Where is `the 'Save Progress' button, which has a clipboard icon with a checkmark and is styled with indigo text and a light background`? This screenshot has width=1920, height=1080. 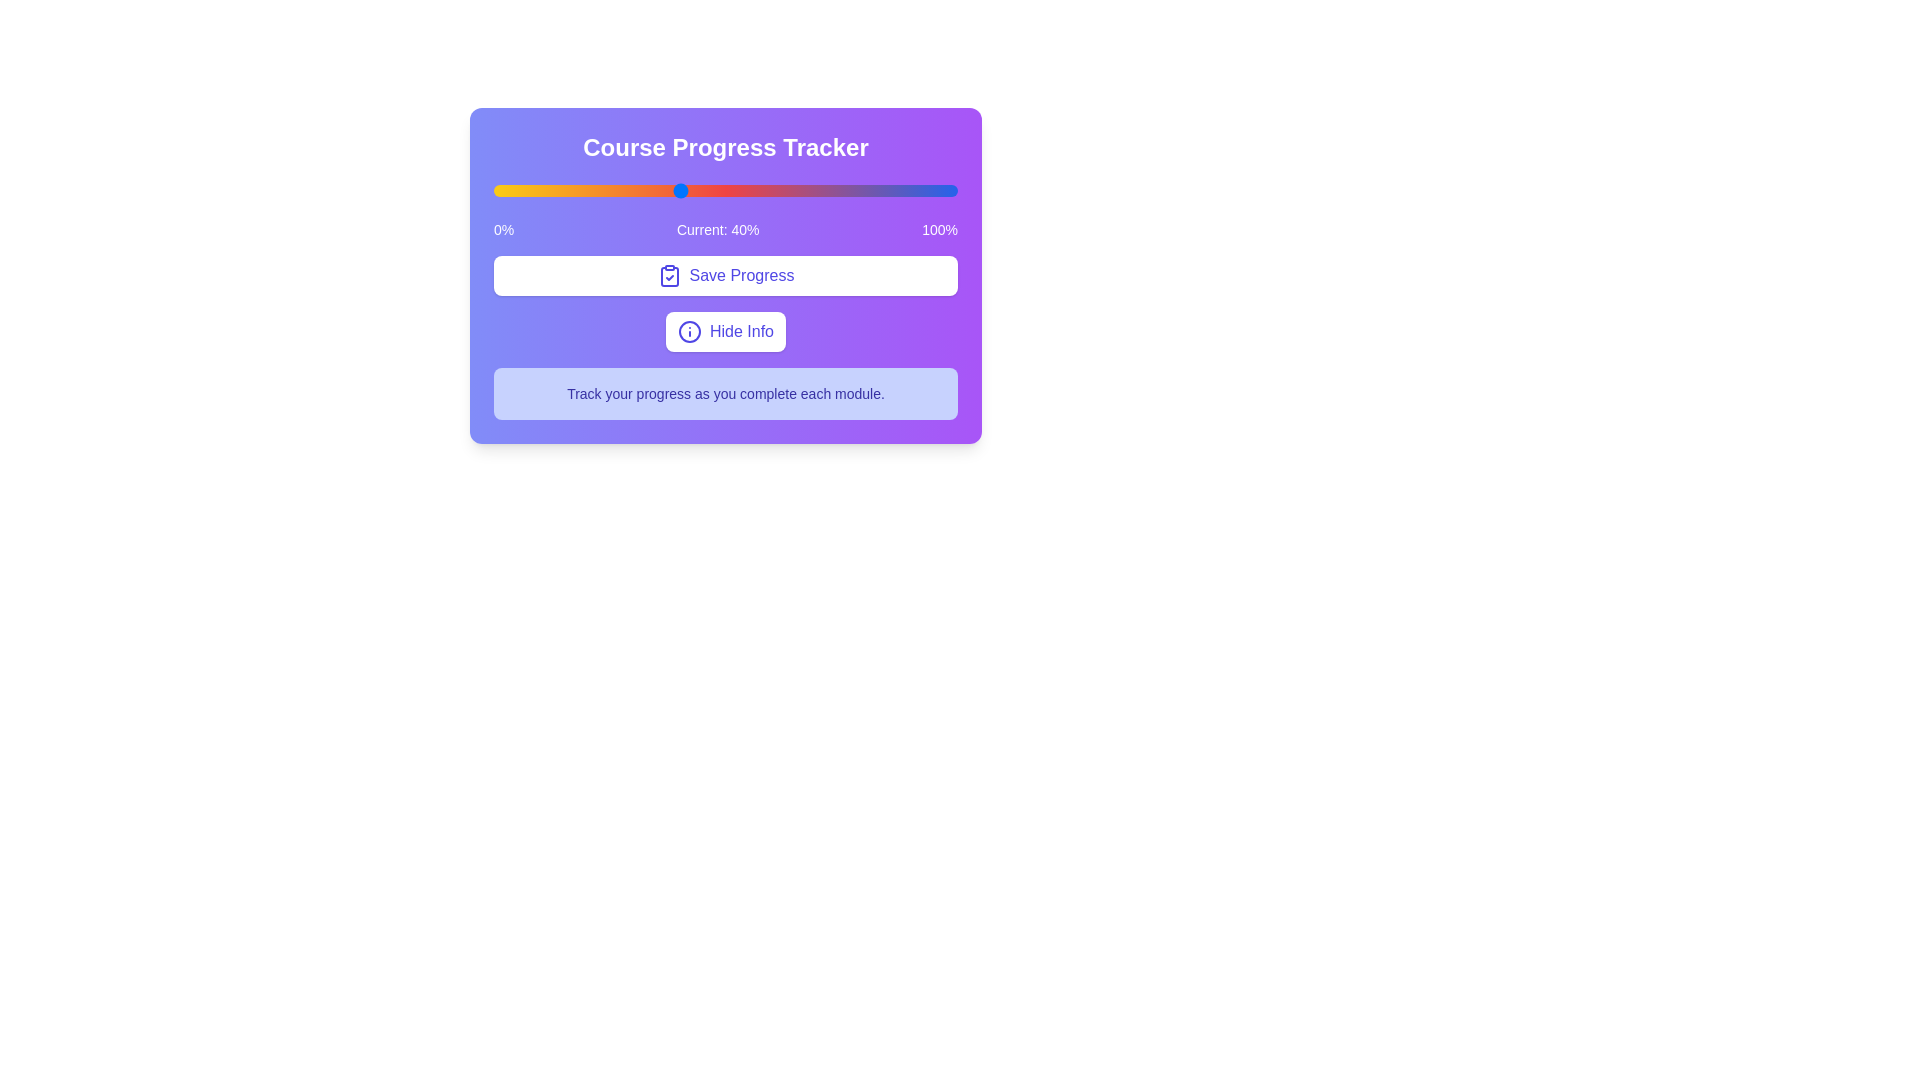 the 'Save Progress' button, which has a clipboard icon with a checkmark and is styled with indigo text and a light background is located at coordinates (724, 276).